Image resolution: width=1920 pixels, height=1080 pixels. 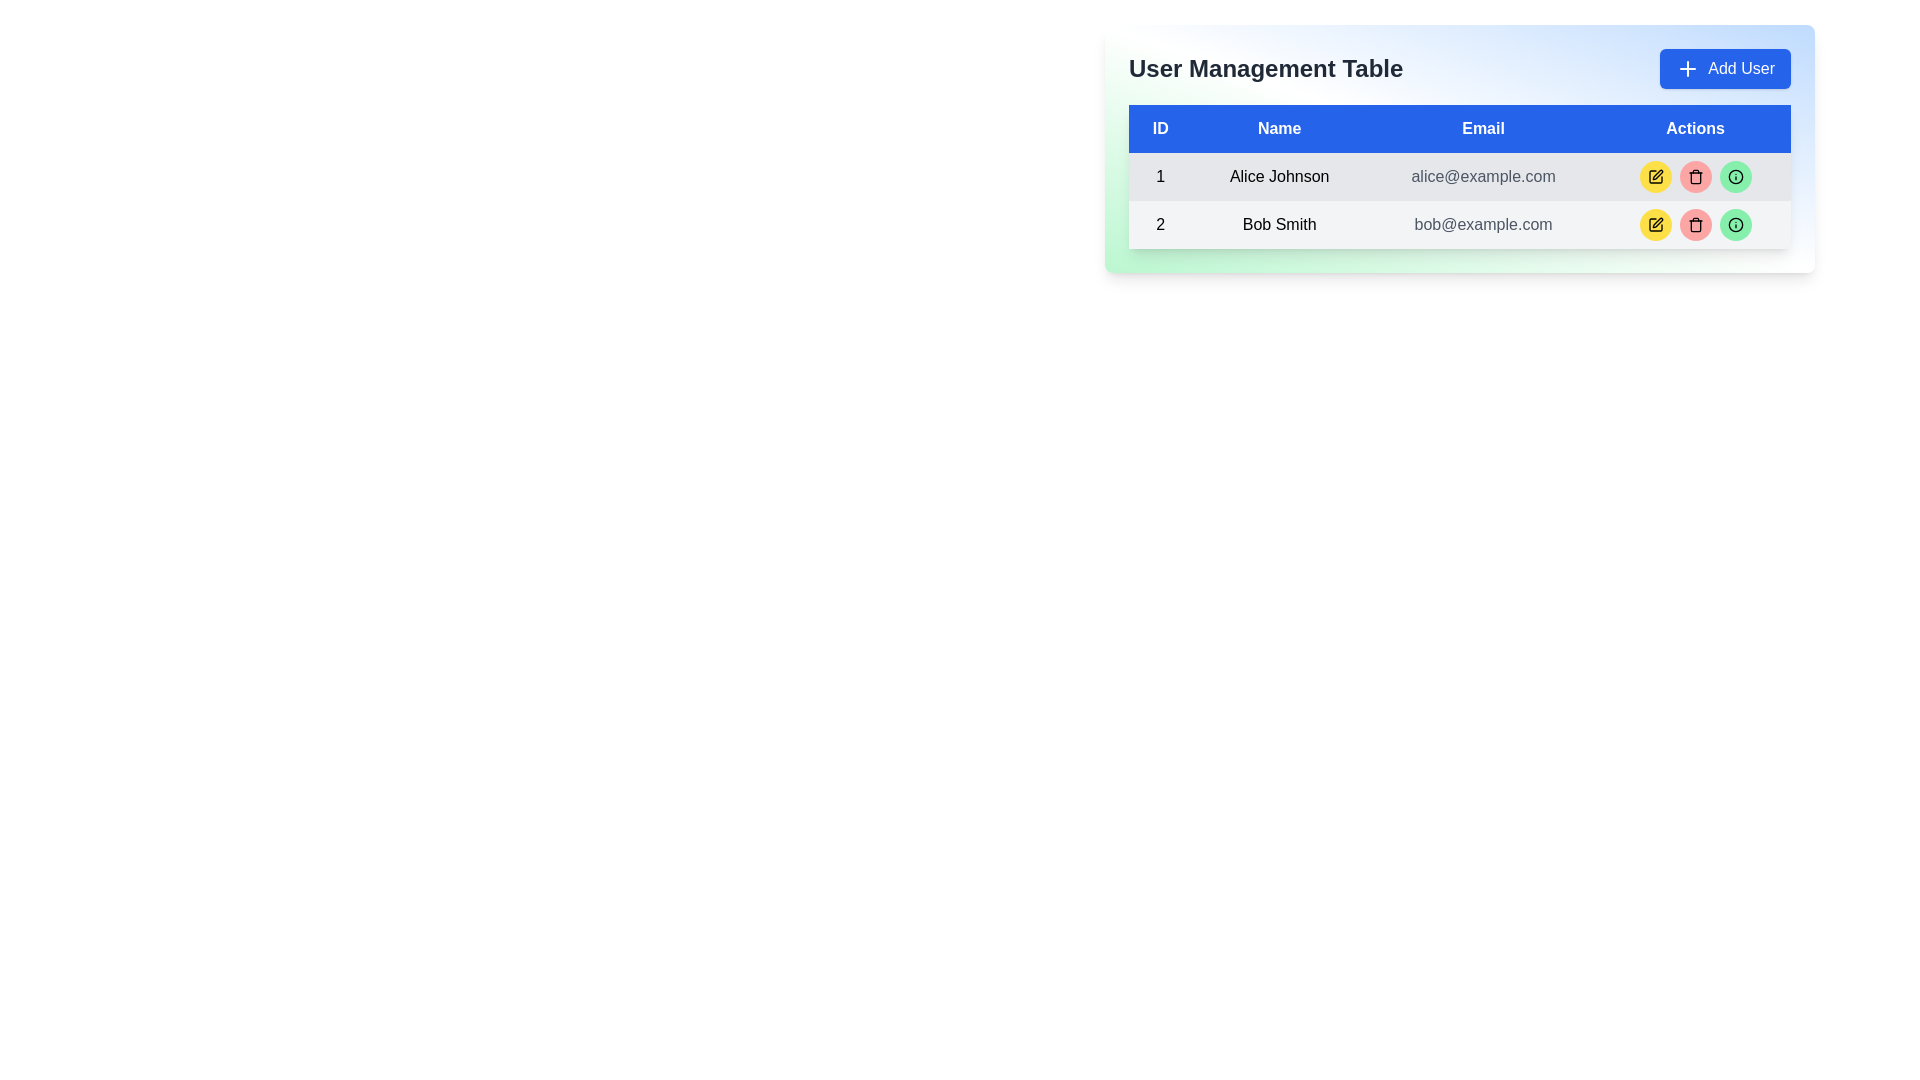 What do you see at coordinates (1160, 128) in the screenshot?
I see `the 'ID' header label in the table structure, which is the leftmost item in the header row` at bounding box center [1160, 128].